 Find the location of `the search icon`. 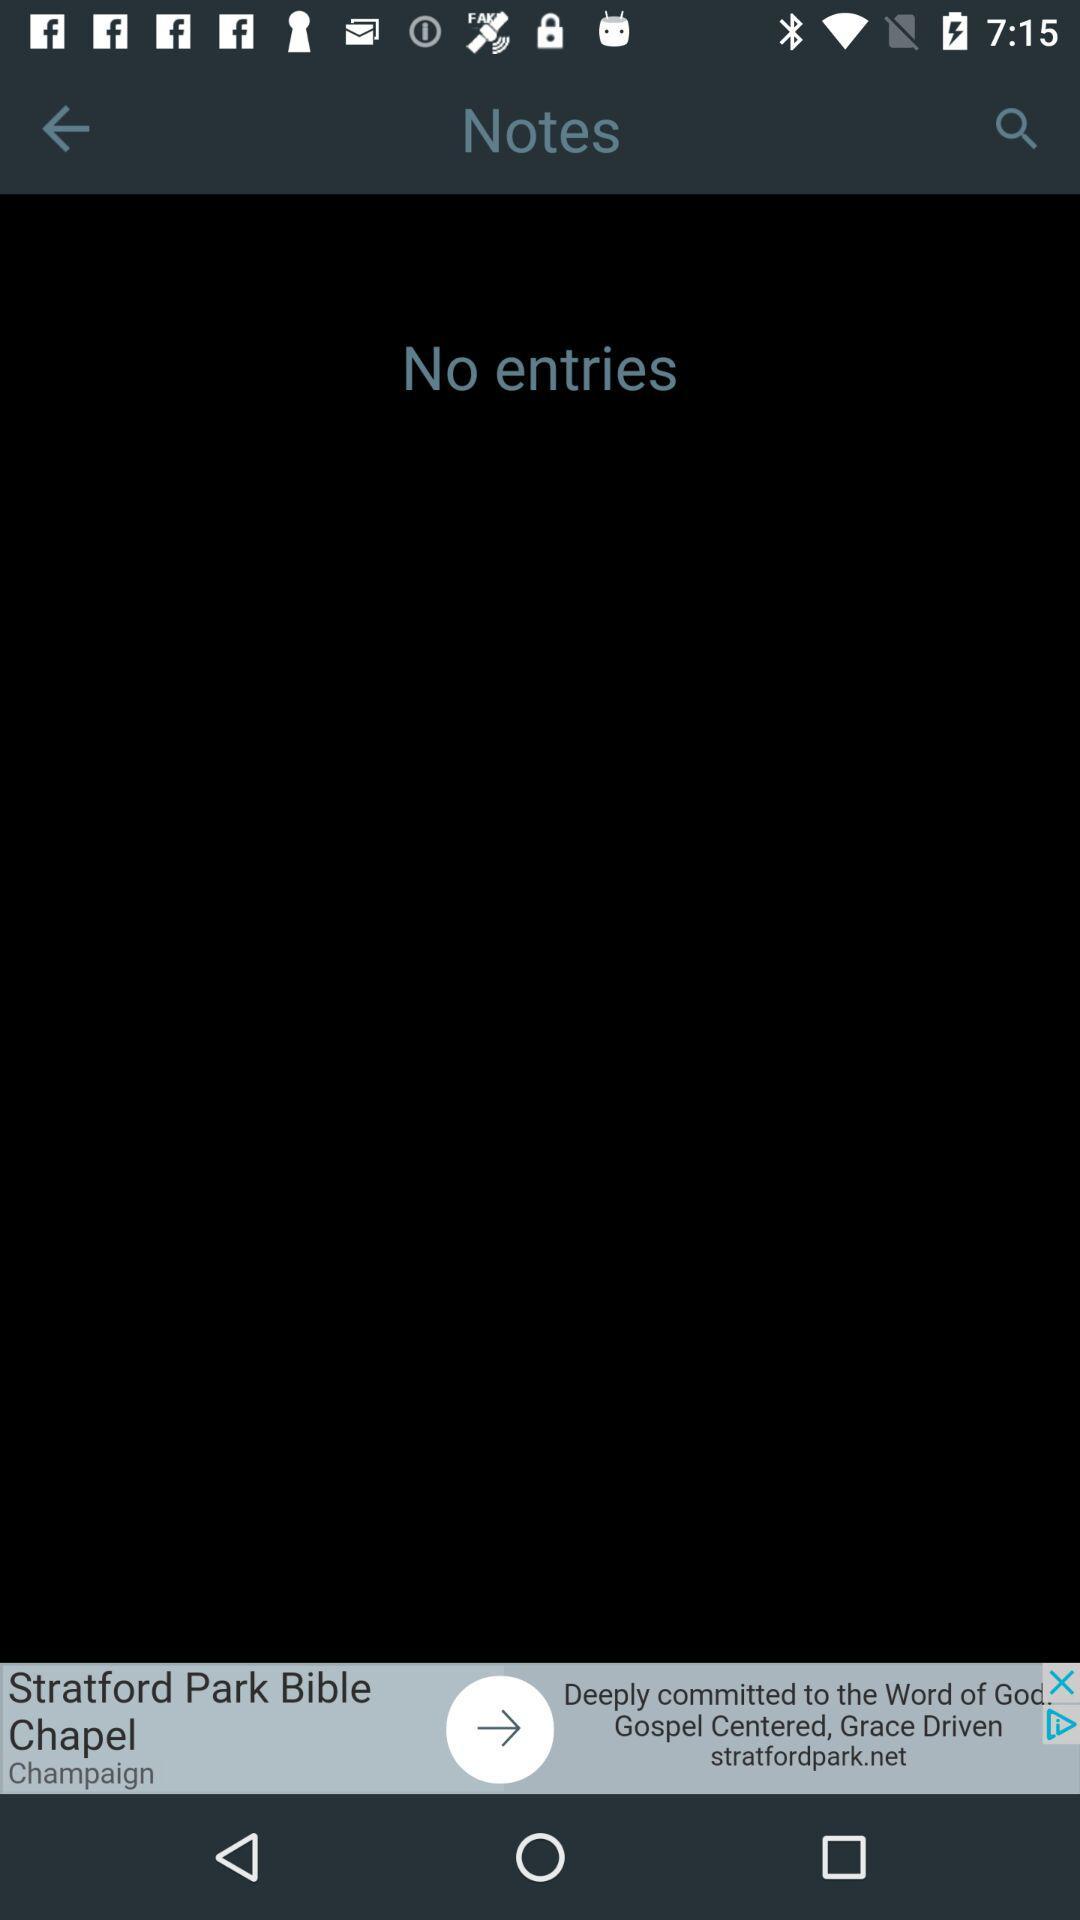

the search icon is located at coordinates (1015, 127).